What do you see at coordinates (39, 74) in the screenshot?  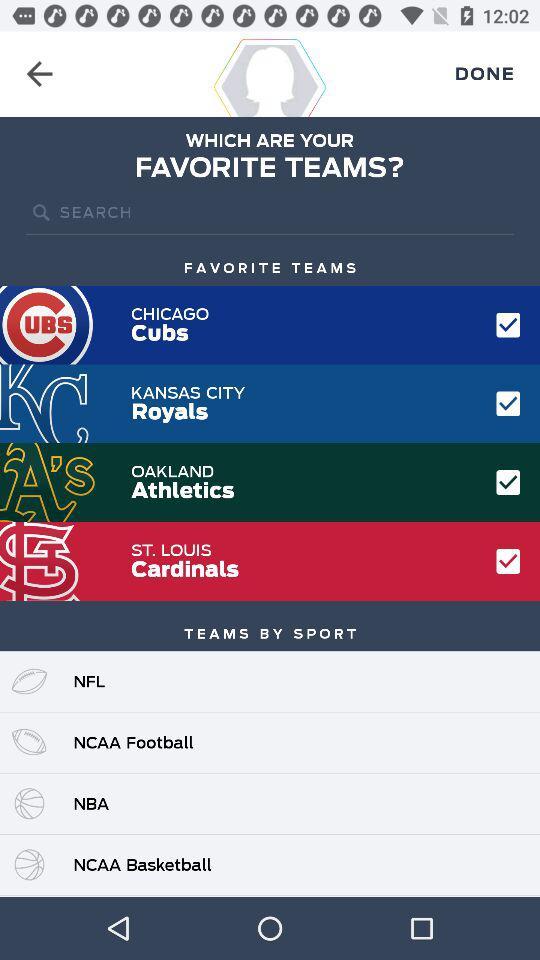 I see `previous` at bounding box center [39, 74].